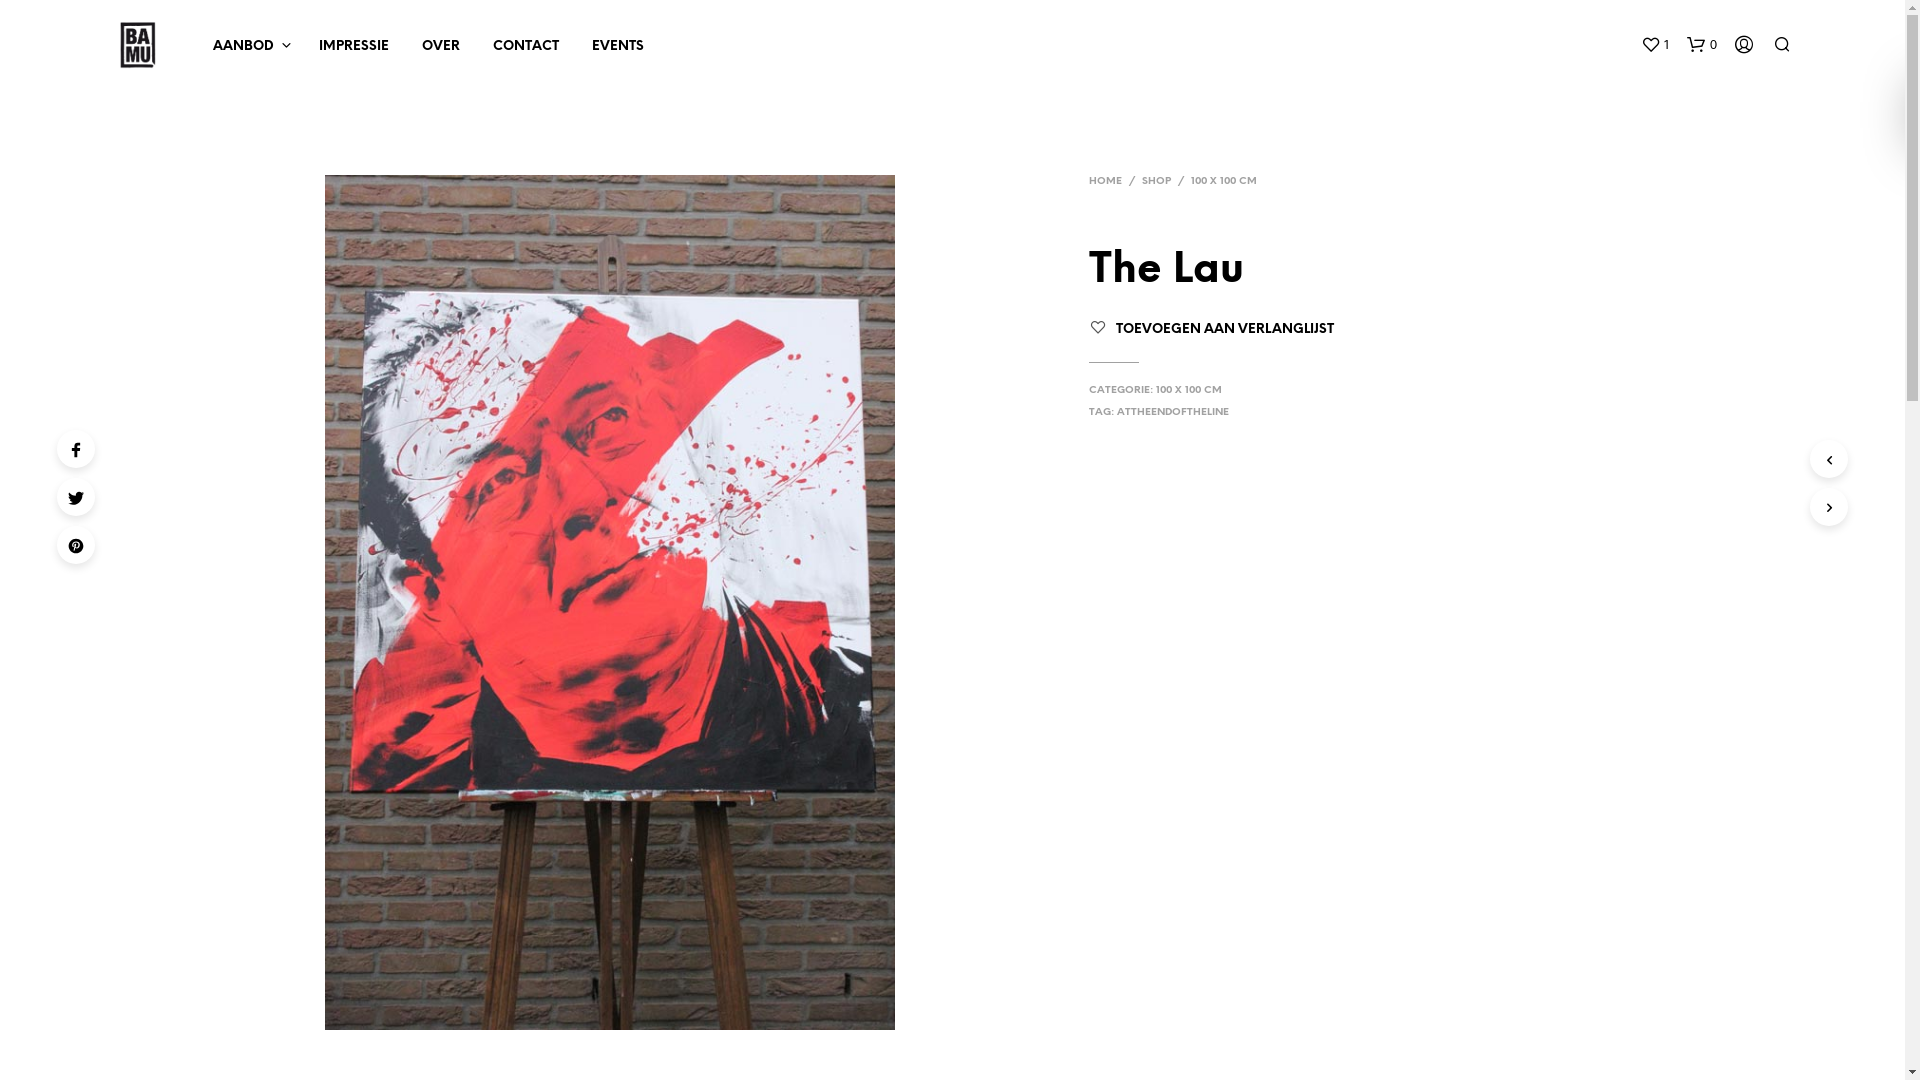  Describe the element at coordinates (76, 544) in the screenshot. I see `'Pinterest'` at that location.